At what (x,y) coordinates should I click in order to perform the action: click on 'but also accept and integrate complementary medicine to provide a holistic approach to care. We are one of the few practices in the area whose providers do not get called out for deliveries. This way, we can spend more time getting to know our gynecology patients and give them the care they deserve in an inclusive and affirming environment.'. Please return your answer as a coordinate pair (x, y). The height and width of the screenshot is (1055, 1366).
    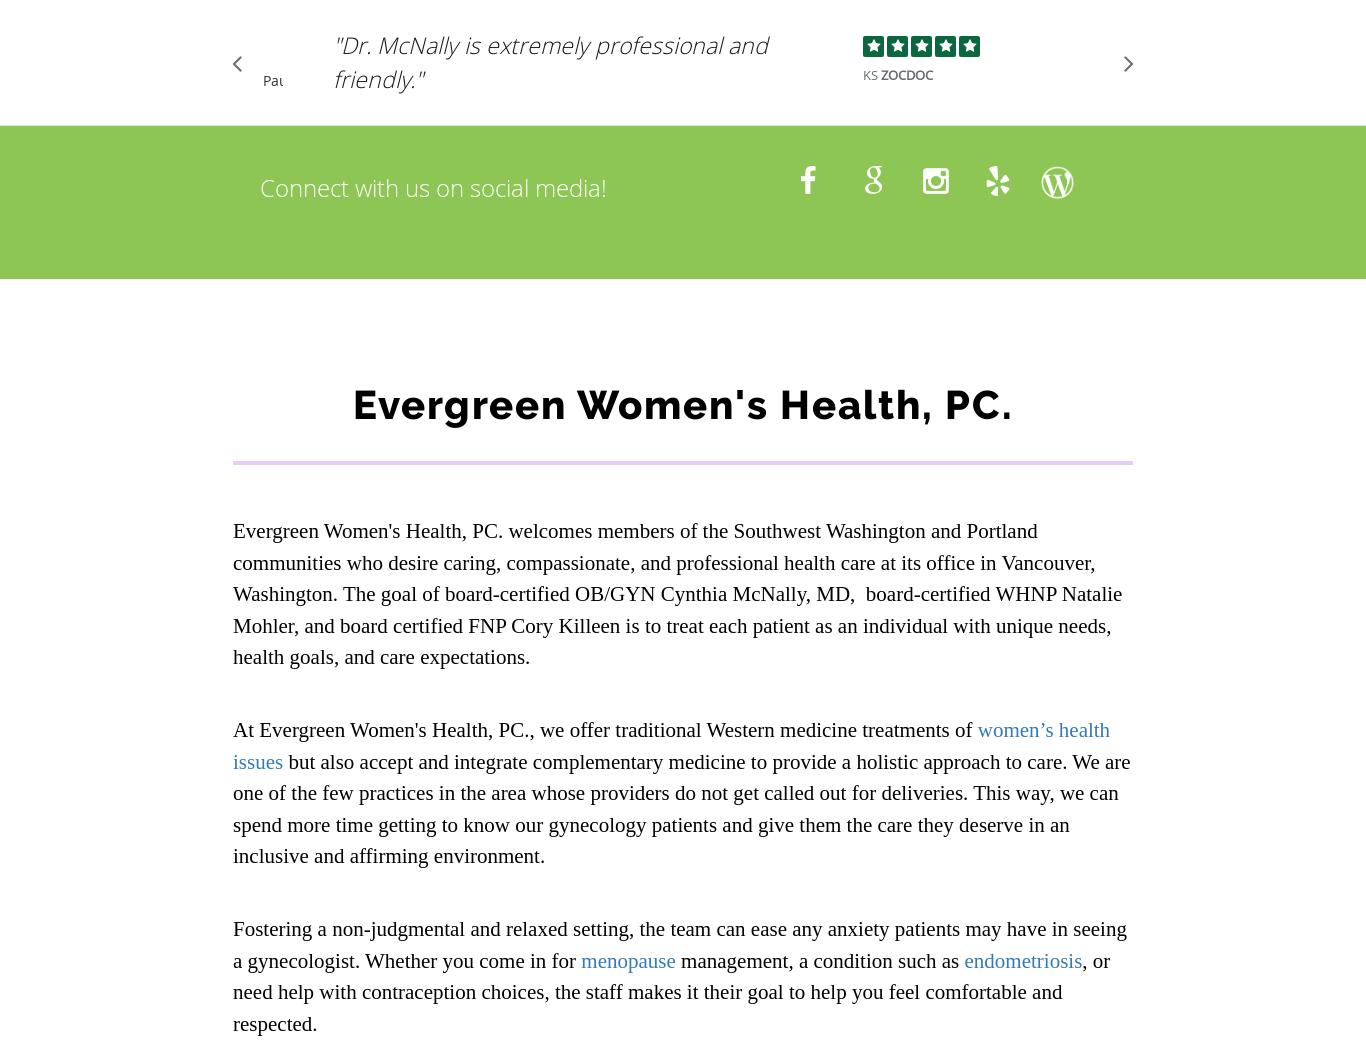
    Looking at the image, I should click on (680, 807).